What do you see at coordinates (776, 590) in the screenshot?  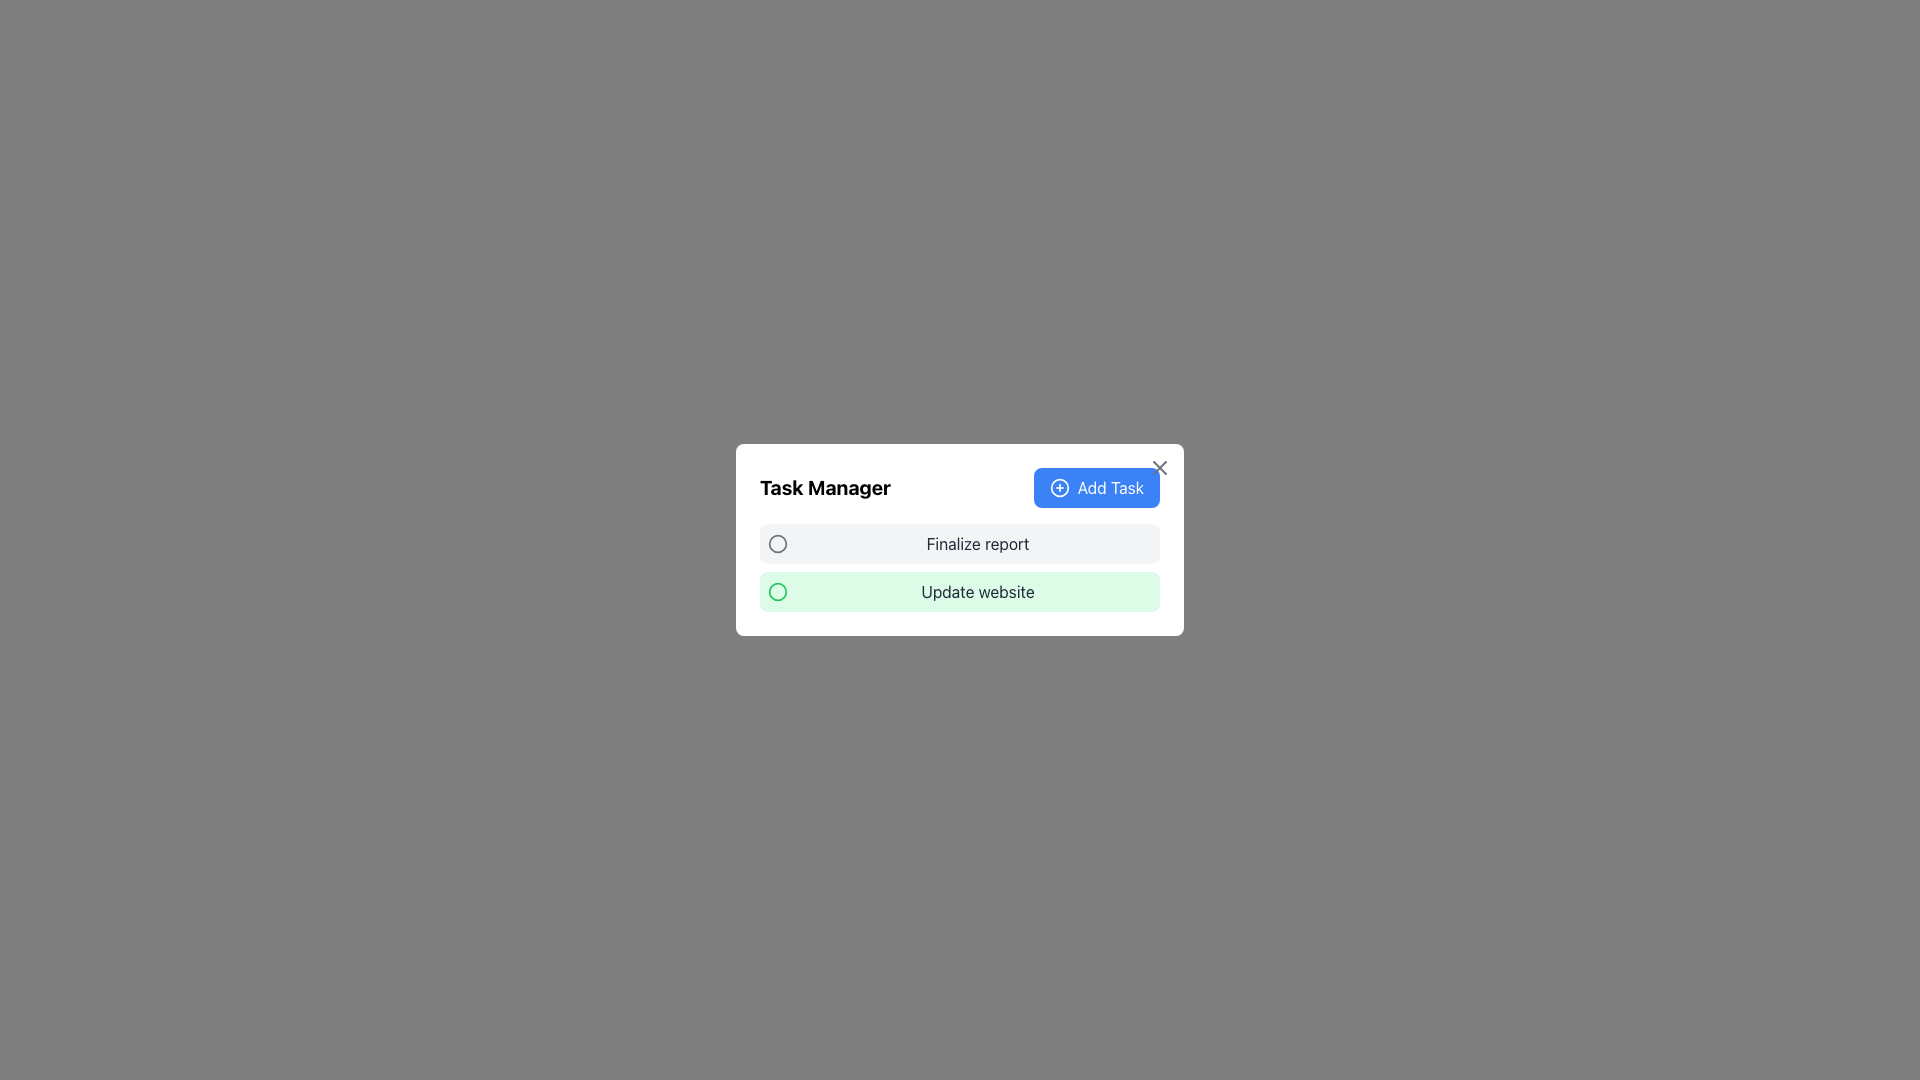 I see `the Status Indicator located to the left of the text 'Update website' in the task manager interface` at bounding box center [776, 590].